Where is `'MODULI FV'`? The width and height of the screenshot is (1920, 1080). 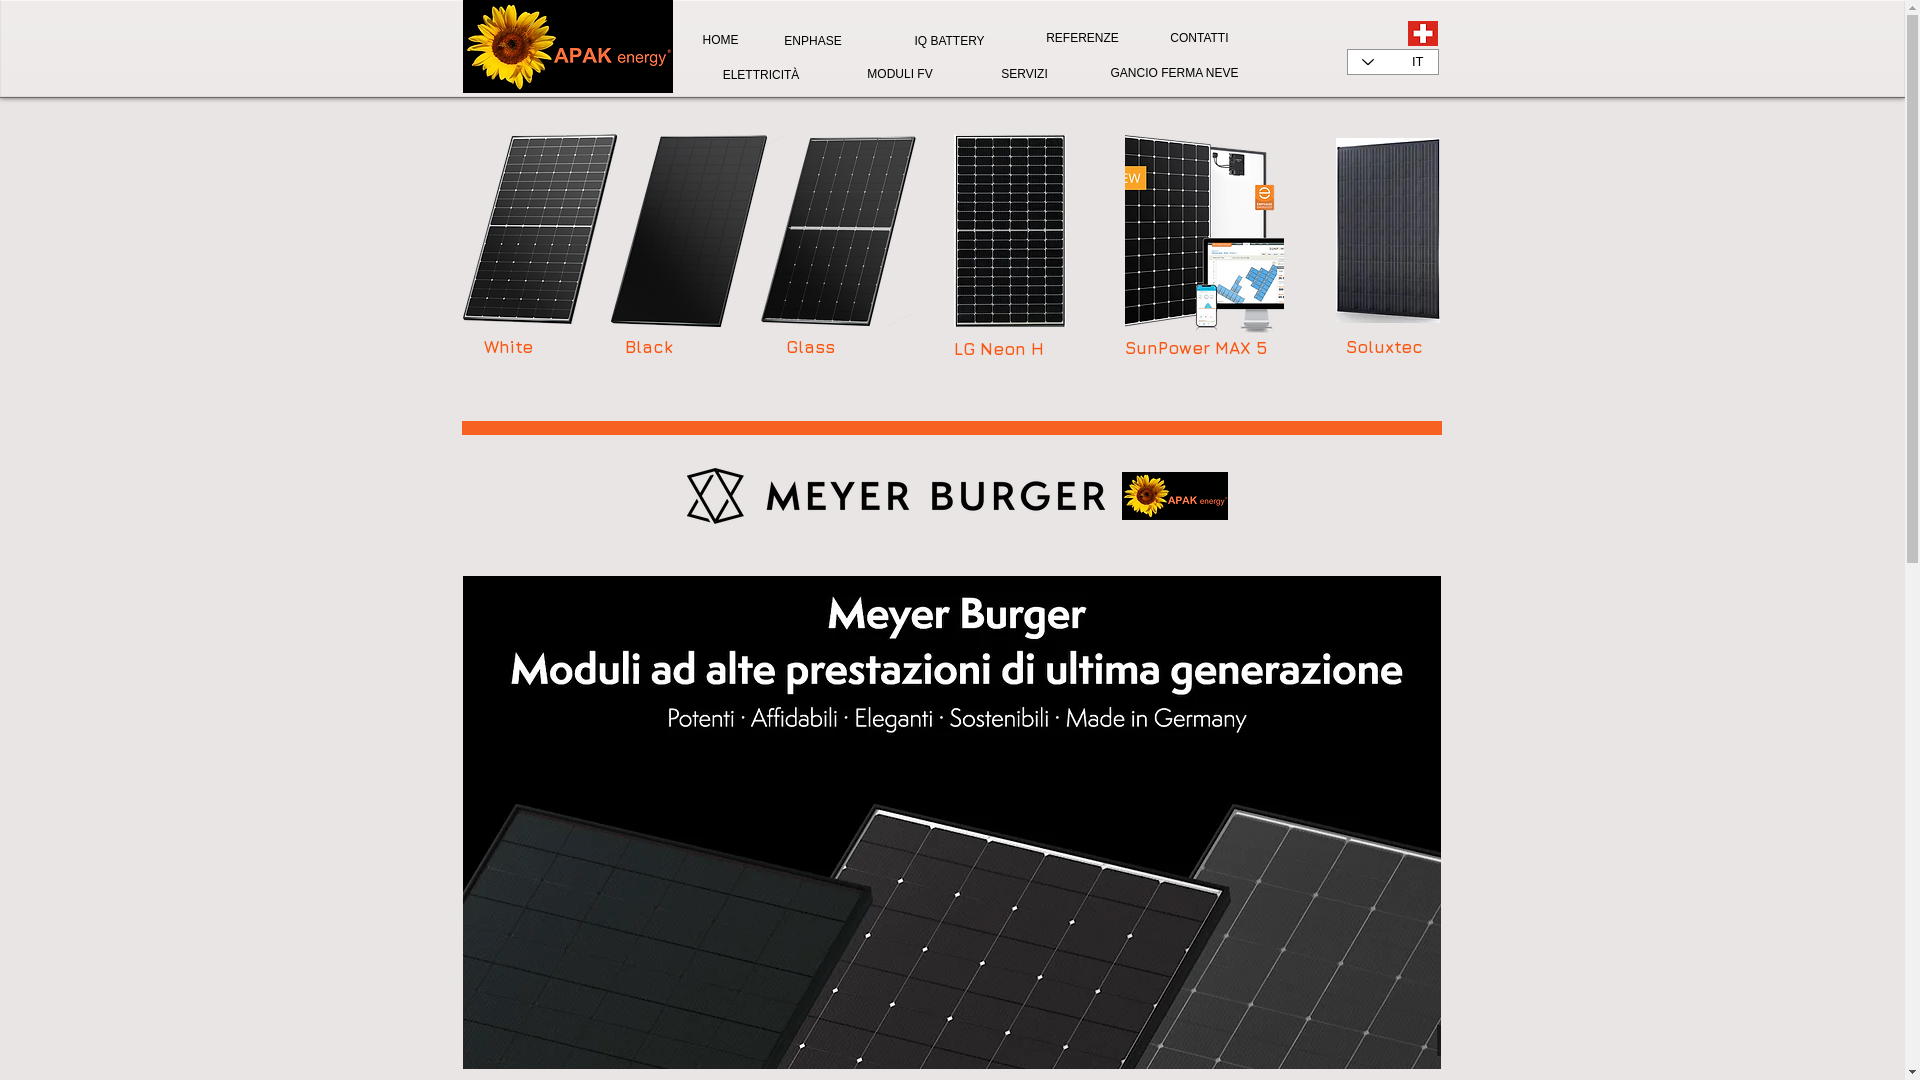
'MODULI FV' is located at coordinates (898, 72).